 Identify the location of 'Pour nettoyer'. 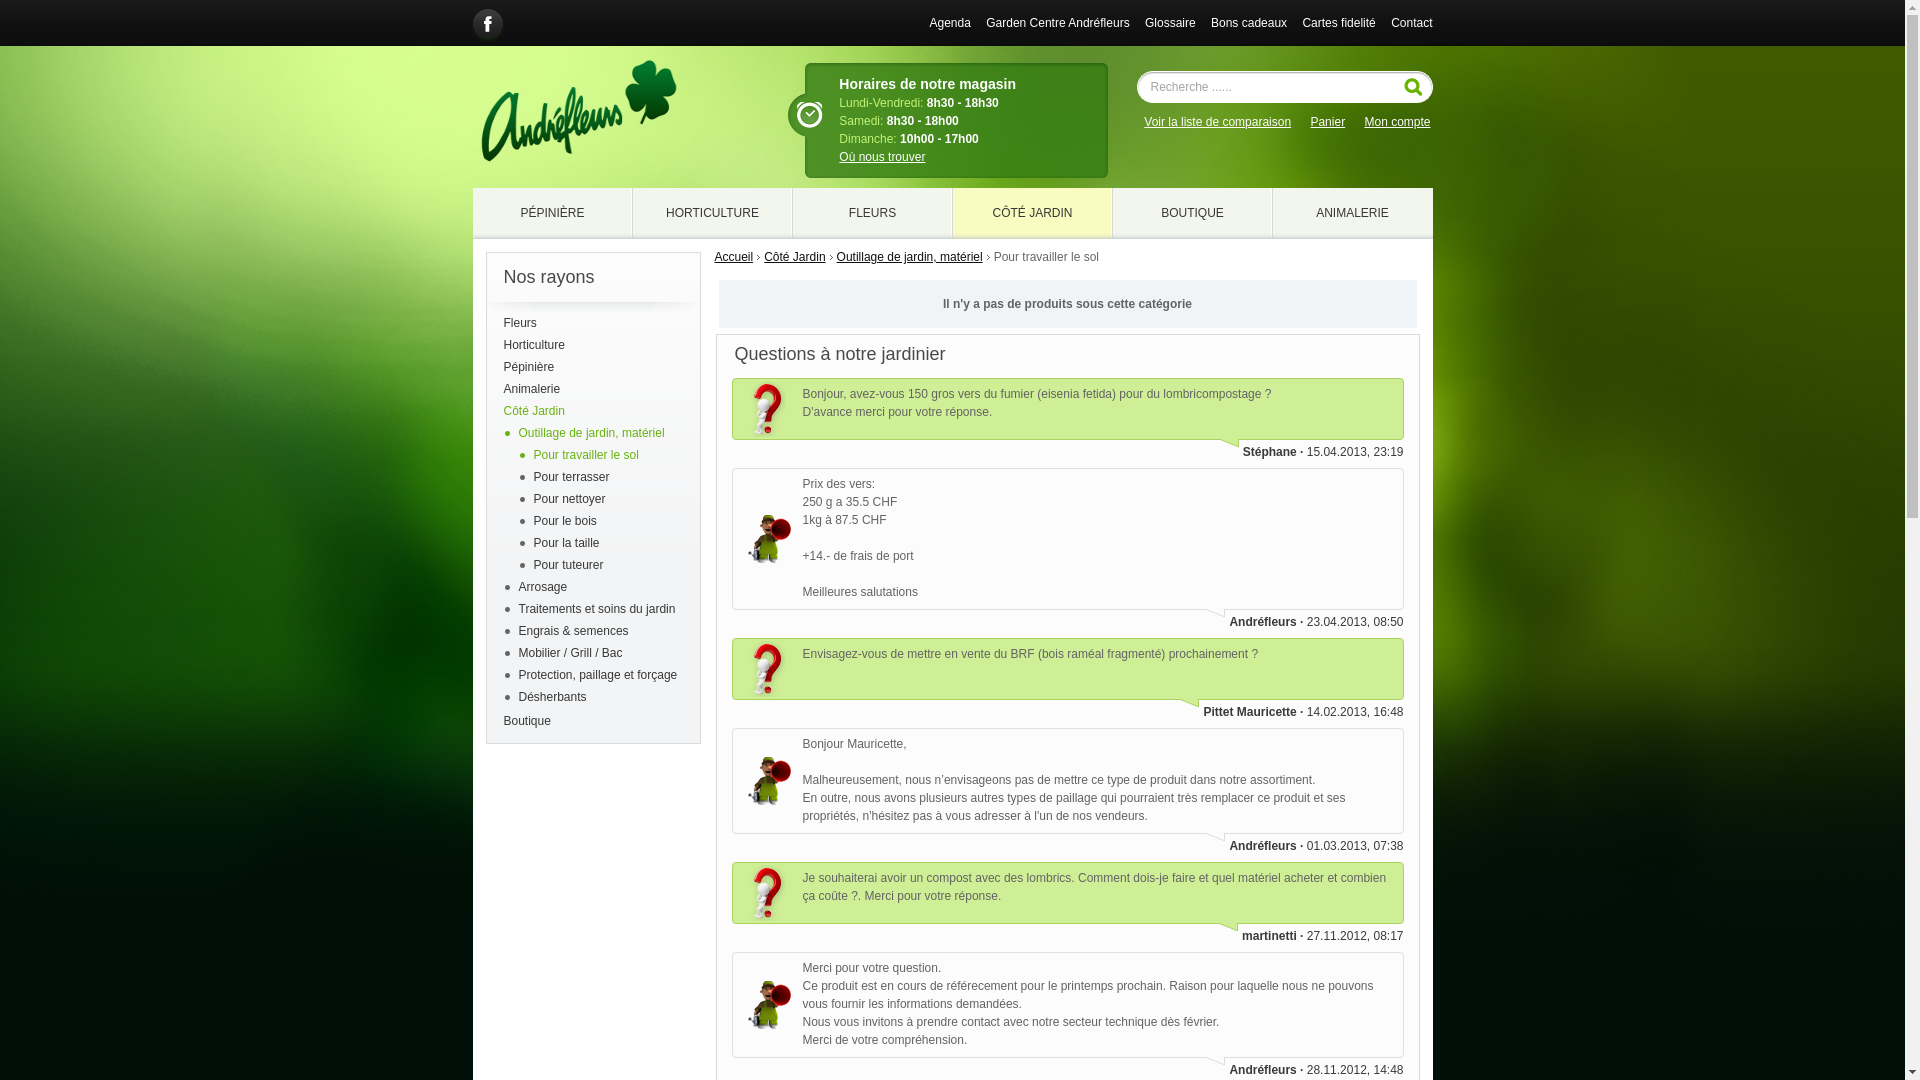
(569, 497).